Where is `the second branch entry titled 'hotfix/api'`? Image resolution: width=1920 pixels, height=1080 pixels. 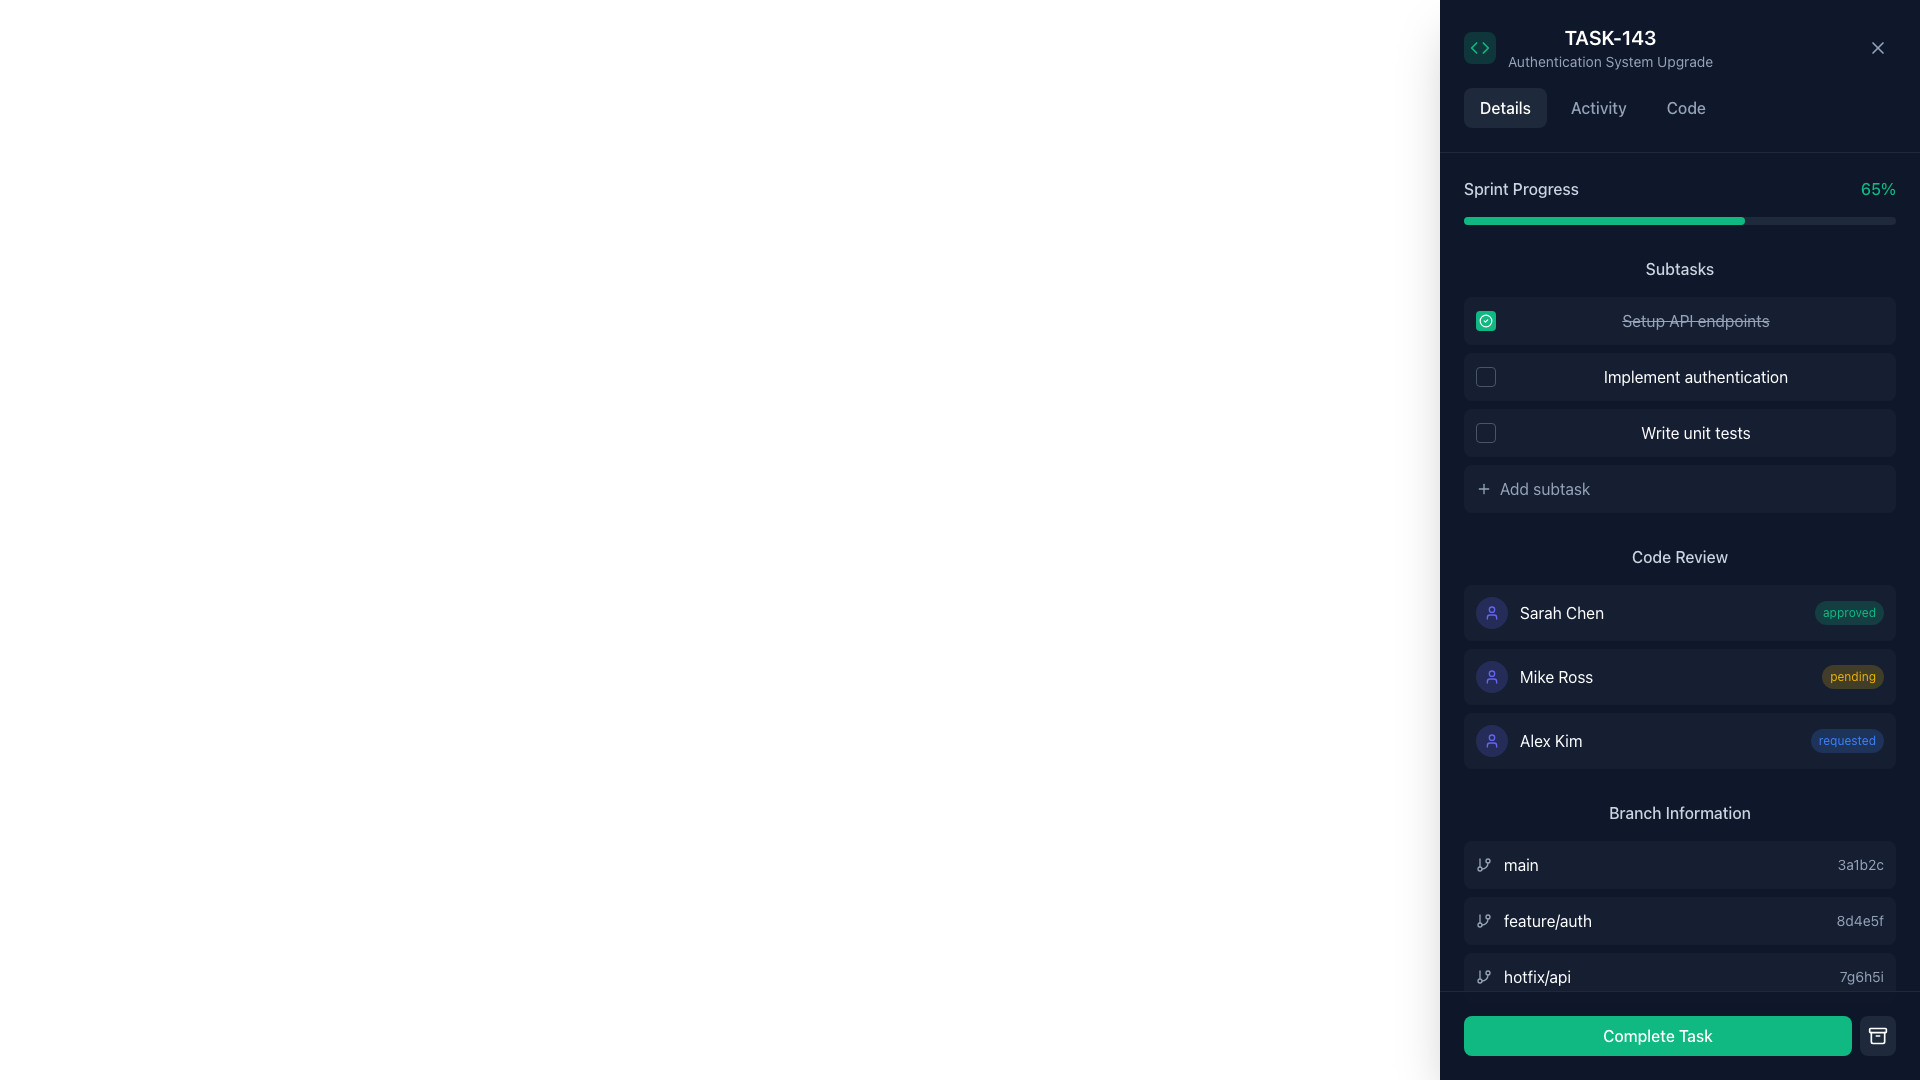 the second branch entry titled 'hotfix/api' is located at coordinates (1680, 901).